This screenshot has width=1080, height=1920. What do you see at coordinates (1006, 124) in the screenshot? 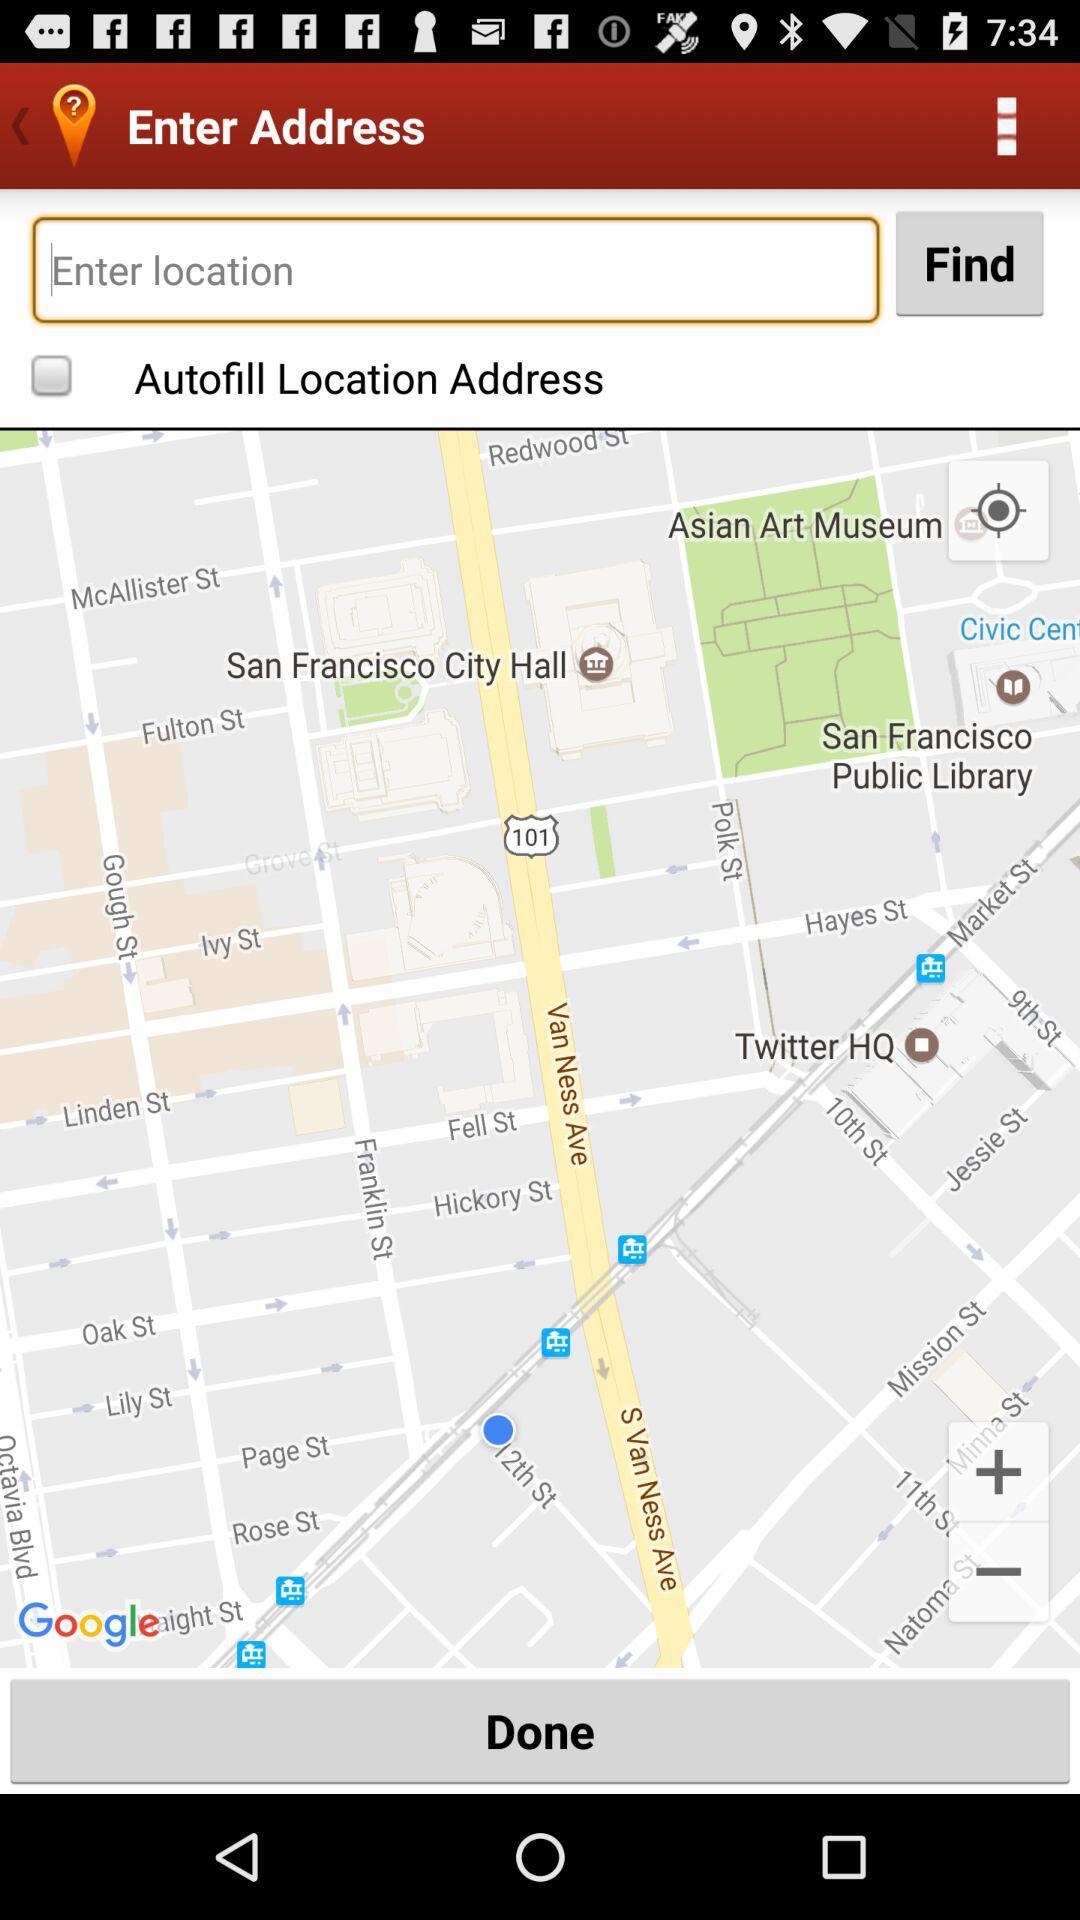
I see `icon above find icon` at bounding box center [1006, 124].